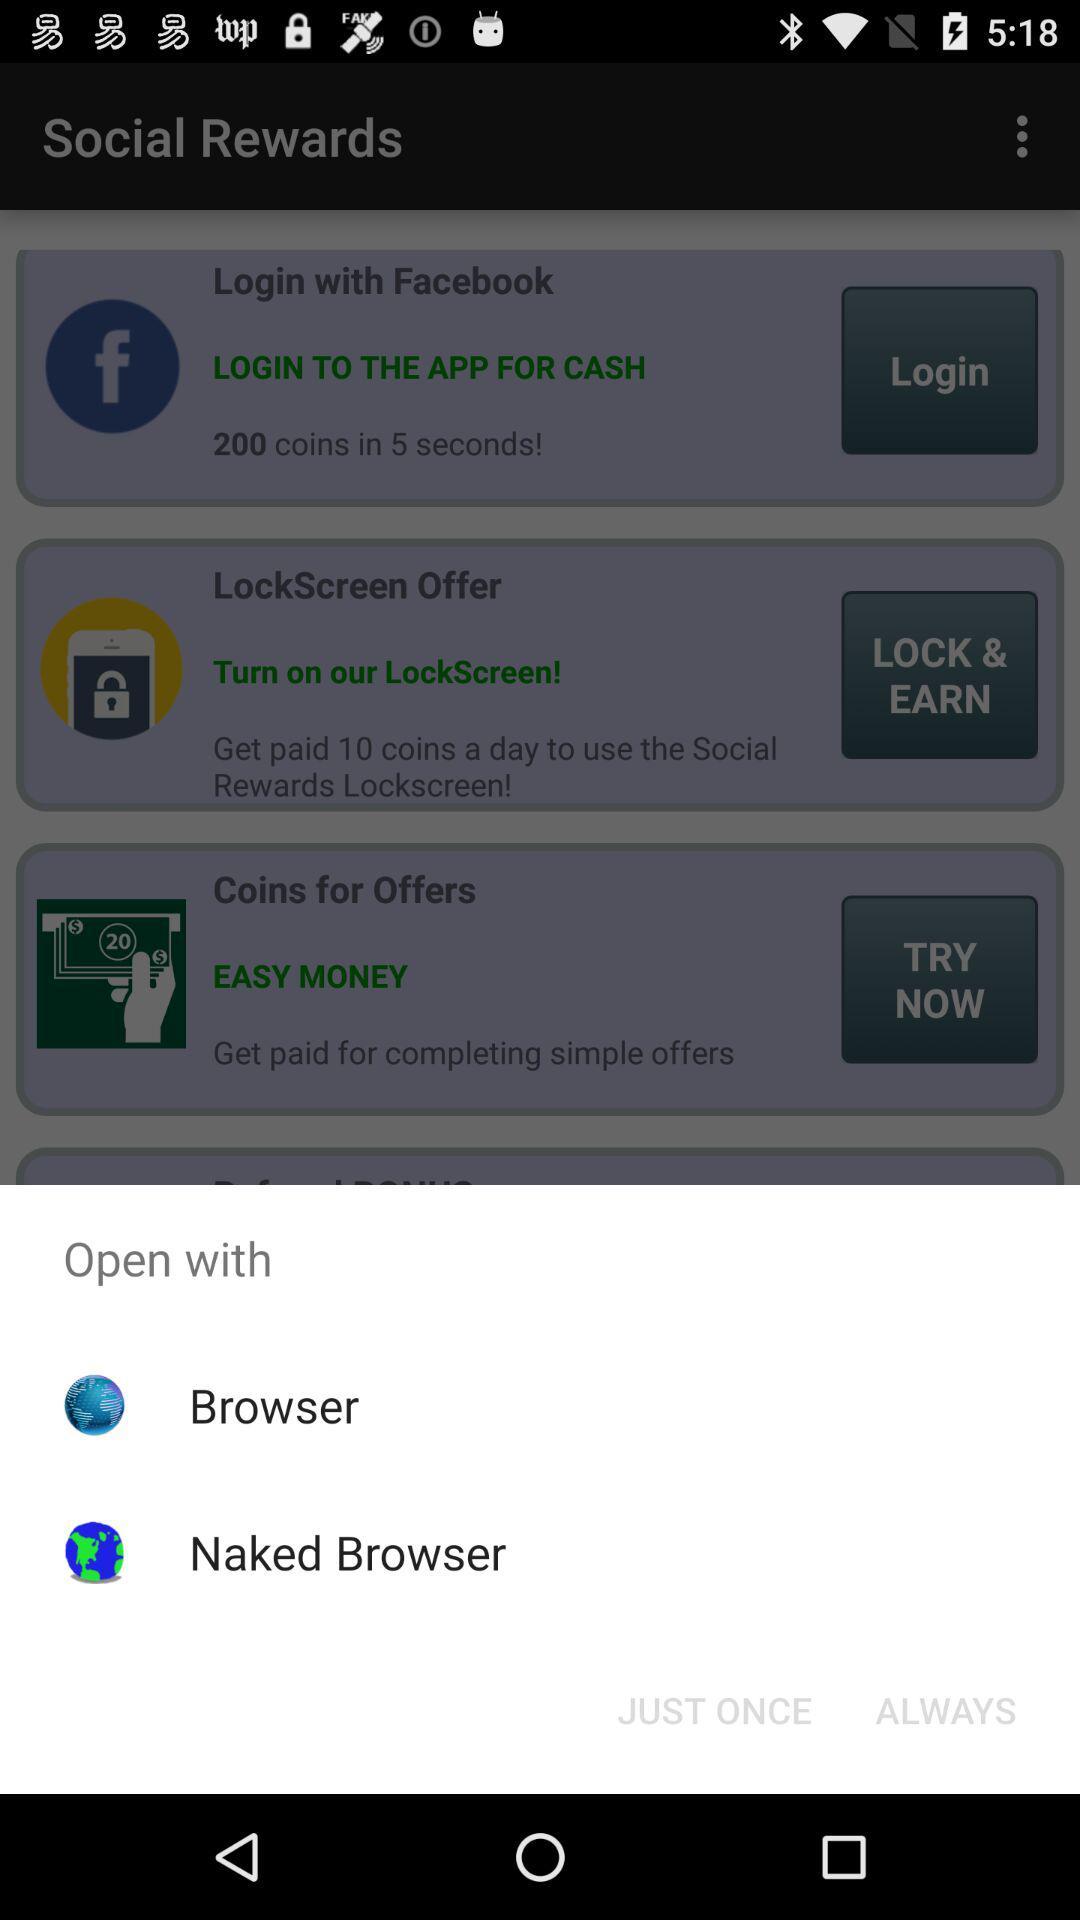 The height and width of the screenshot is (1920, 1080). I want to click on icon at the bottom, so click(713, 1708).